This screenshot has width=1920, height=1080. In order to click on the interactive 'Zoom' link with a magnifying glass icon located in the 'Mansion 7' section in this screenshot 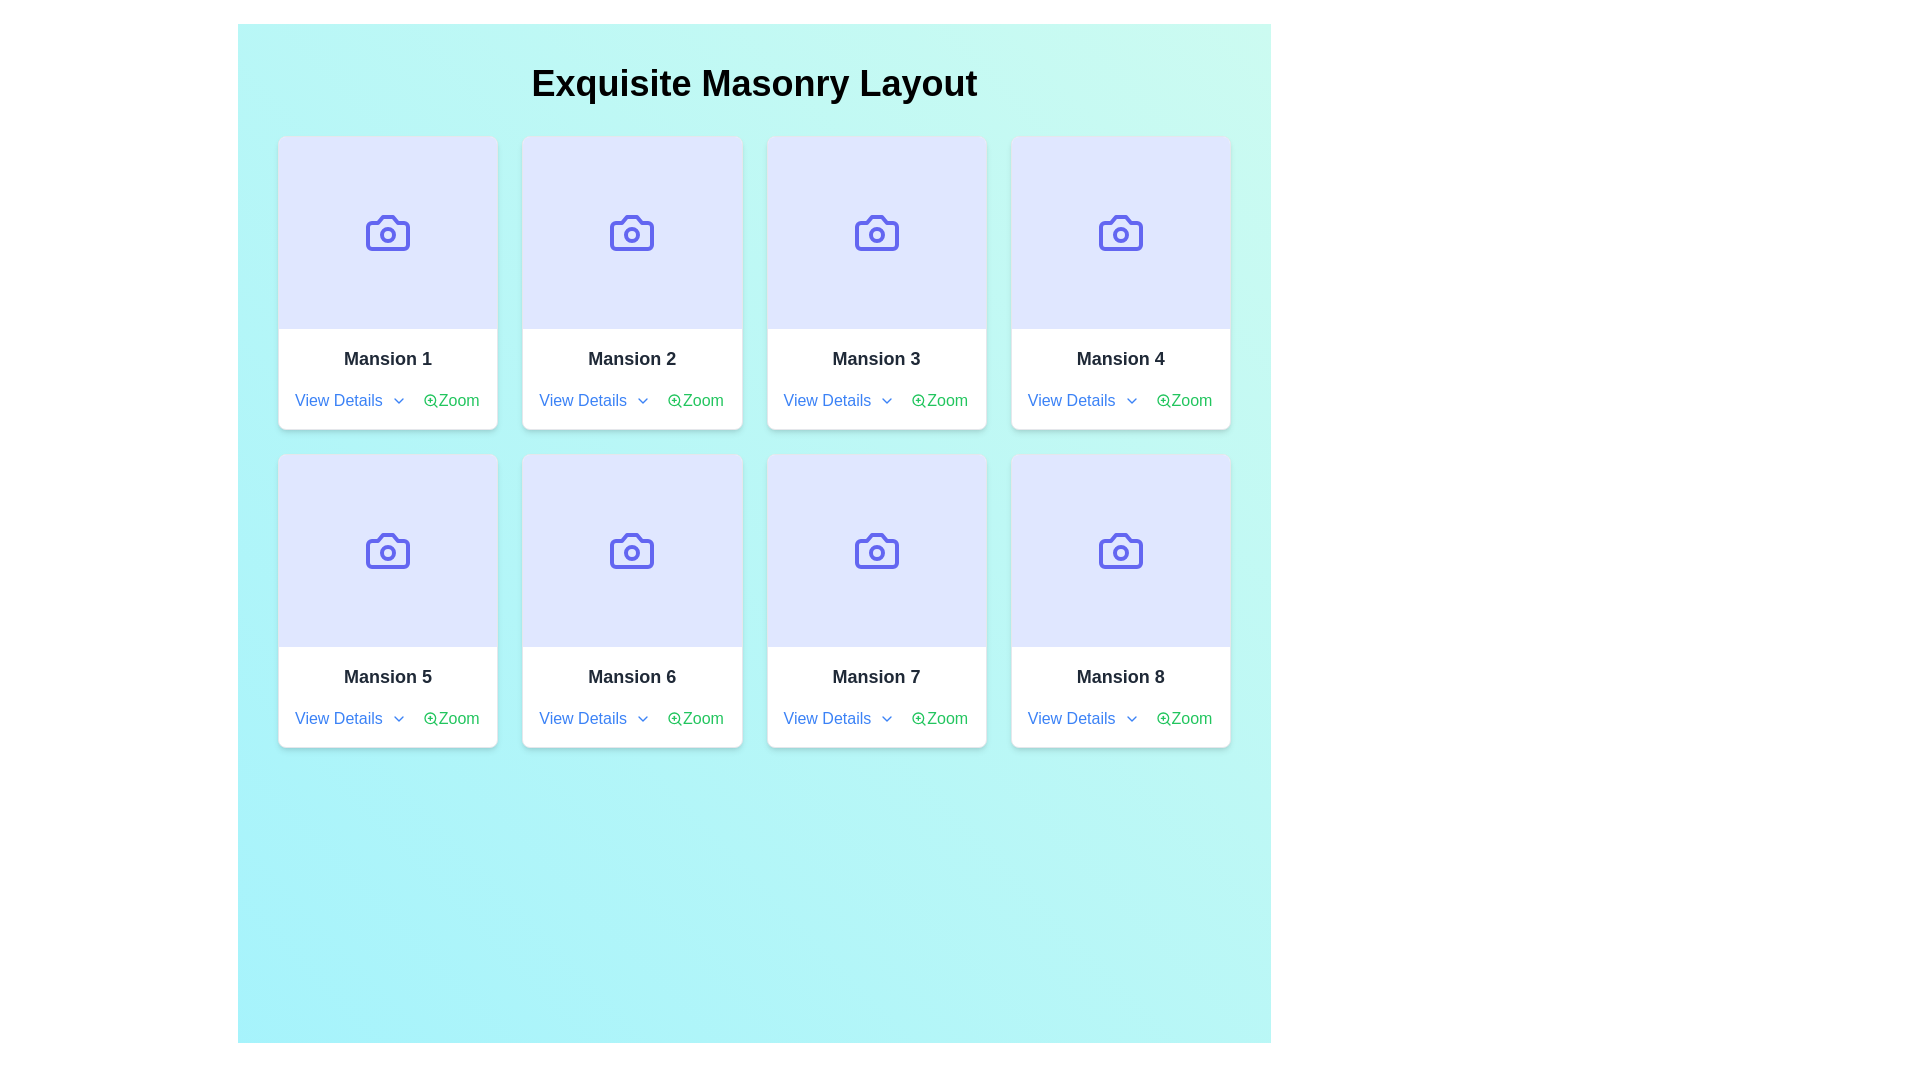, I will do `click(938, 717)`.